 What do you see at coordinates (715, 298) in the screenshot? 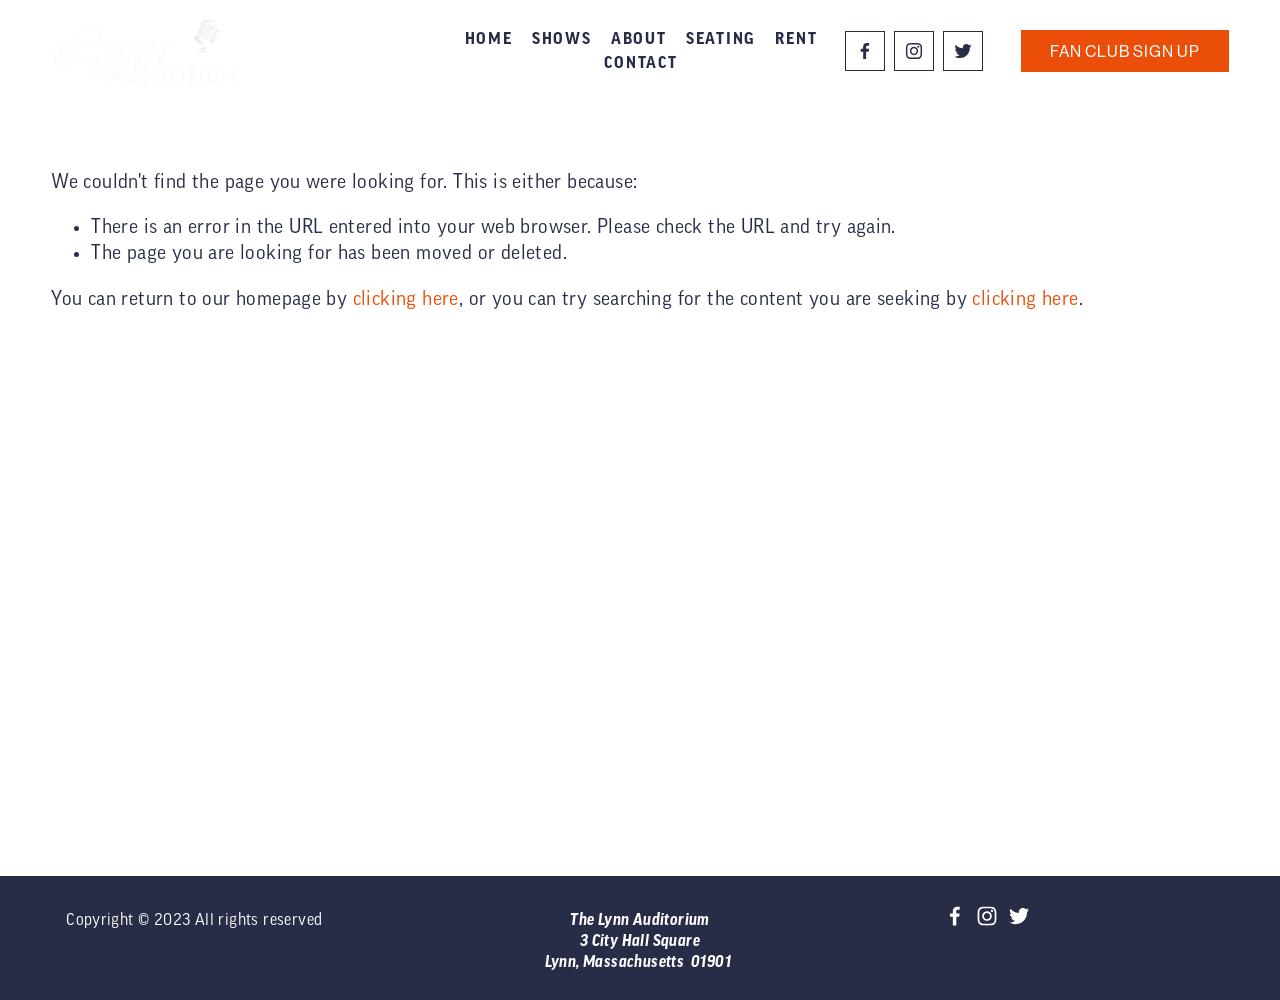
I see `', or you can try searching for the
  content you are seeking by'` at bounding box center [715, 298].